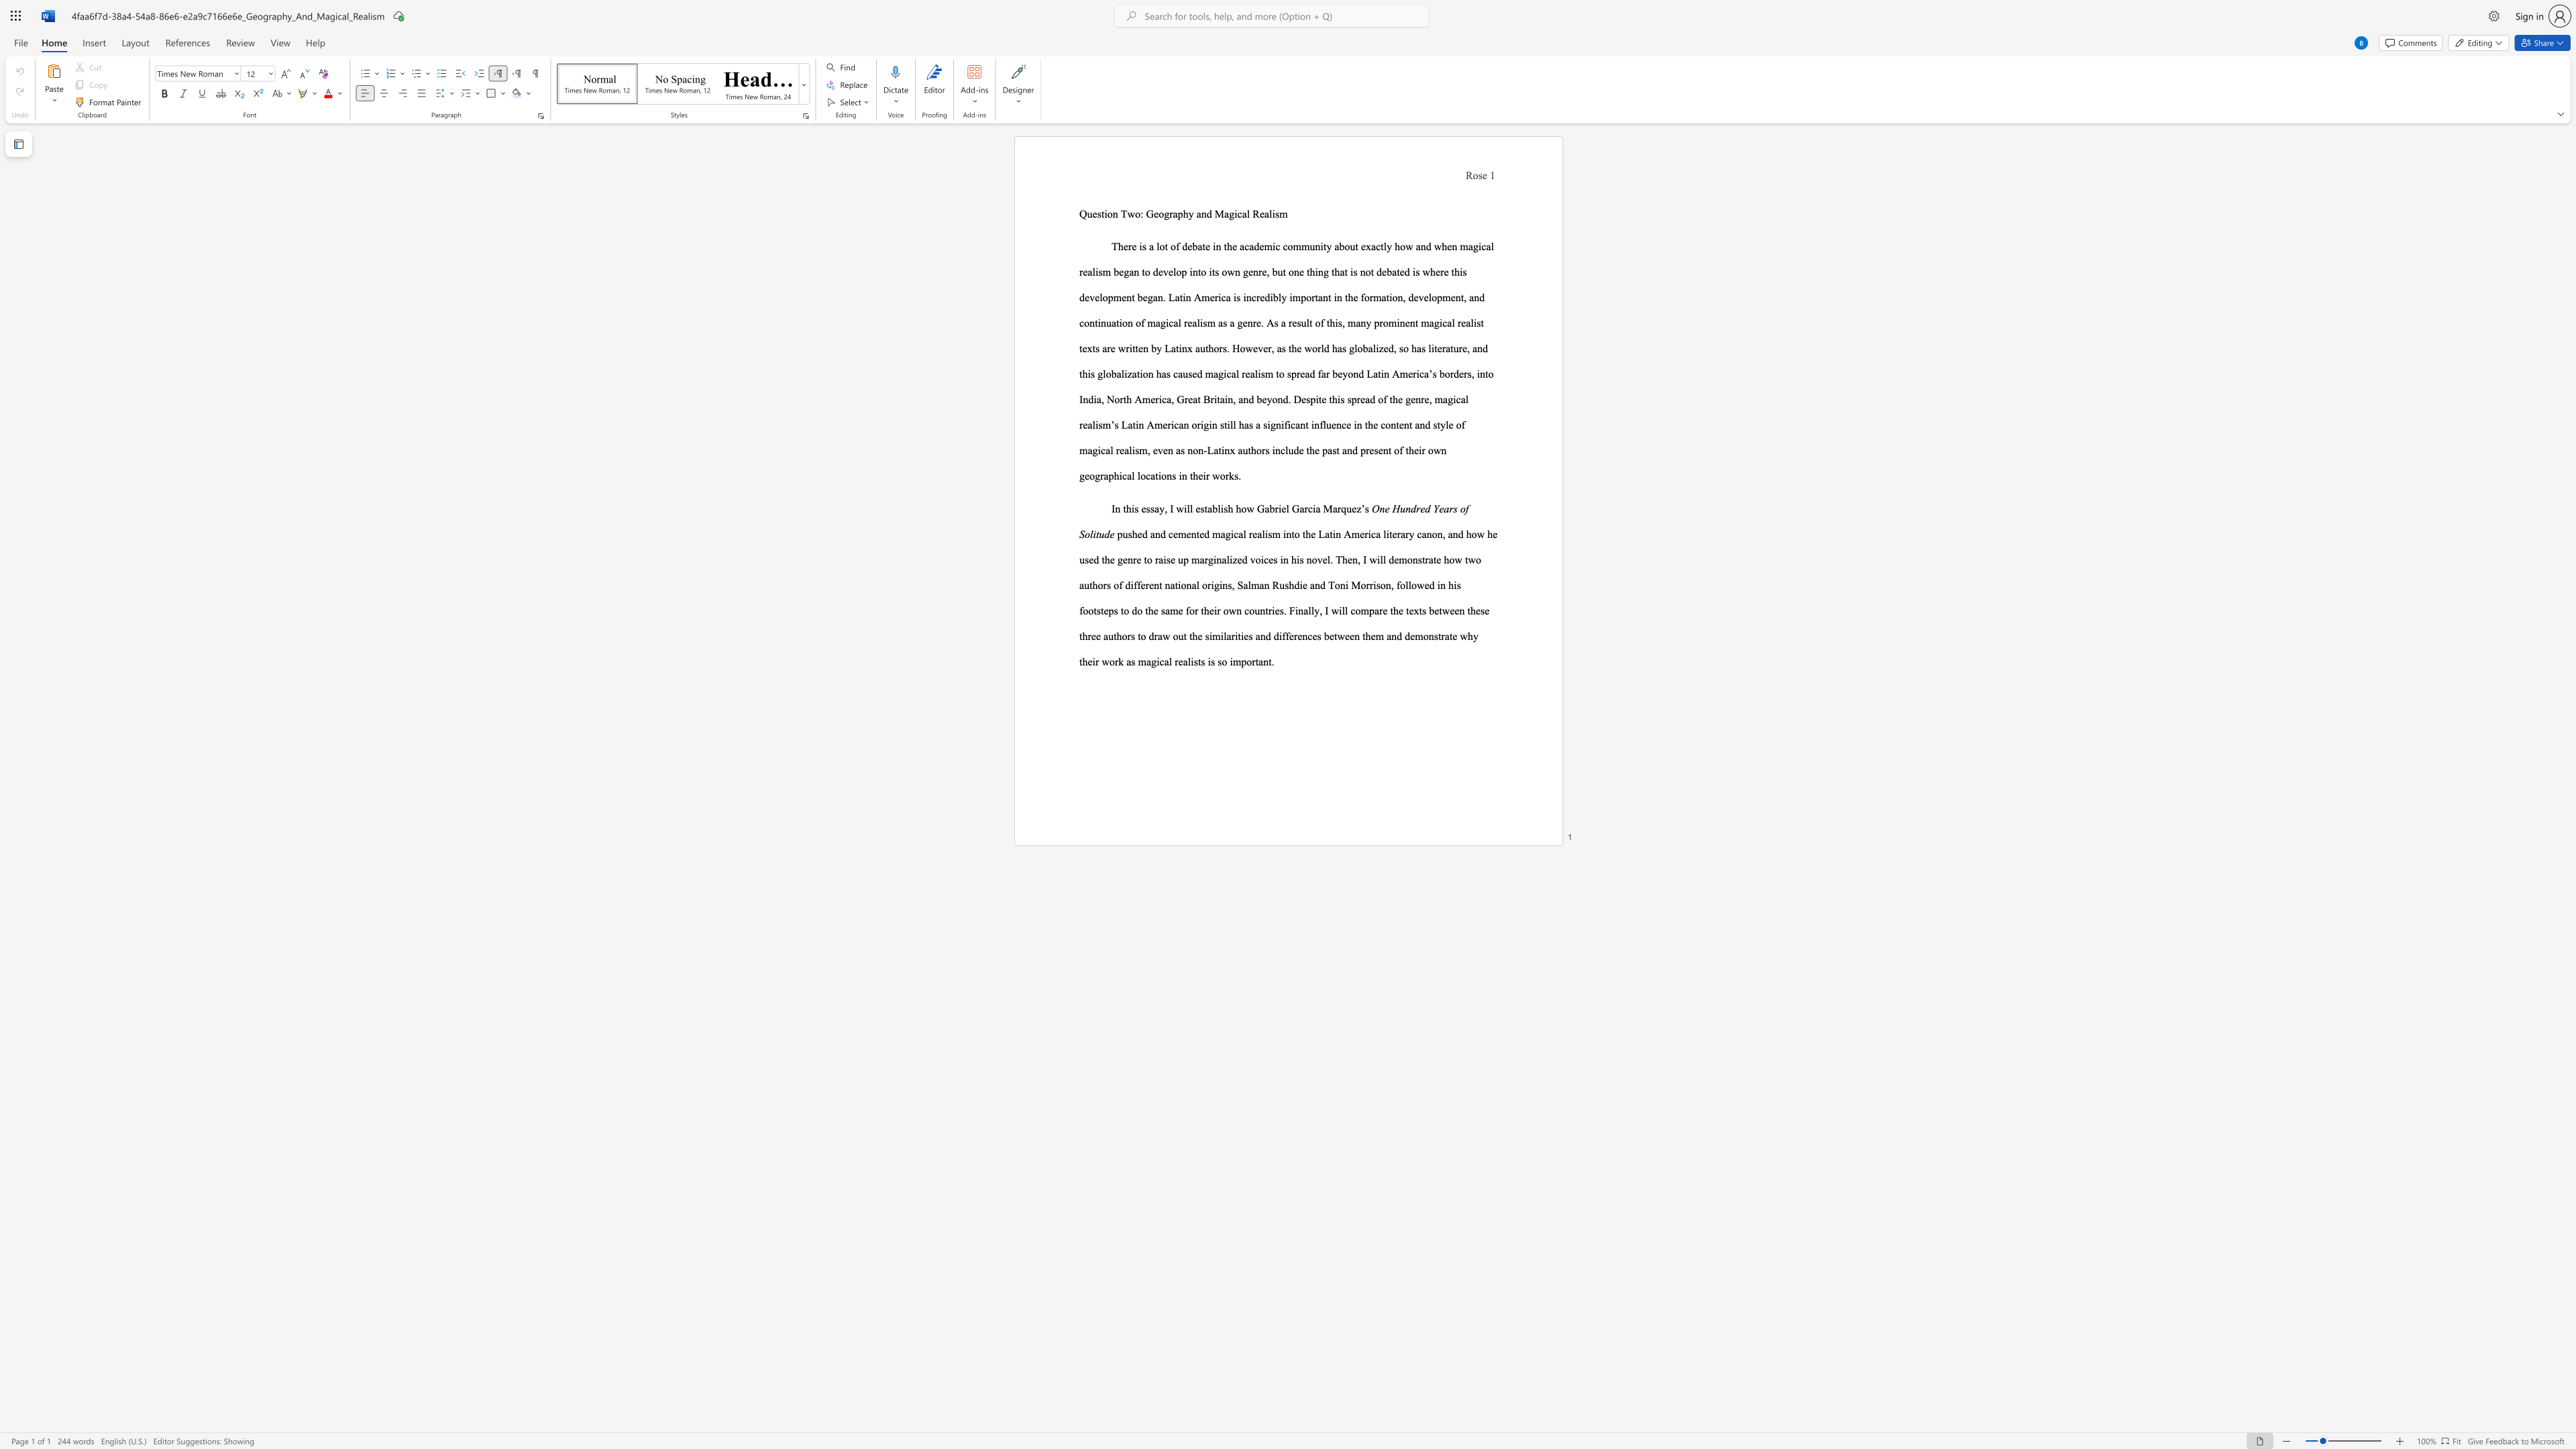  Describe the element at coordinates (1249, 508) in the screenshot. I see `the 1th character "w" in the text` at that location.